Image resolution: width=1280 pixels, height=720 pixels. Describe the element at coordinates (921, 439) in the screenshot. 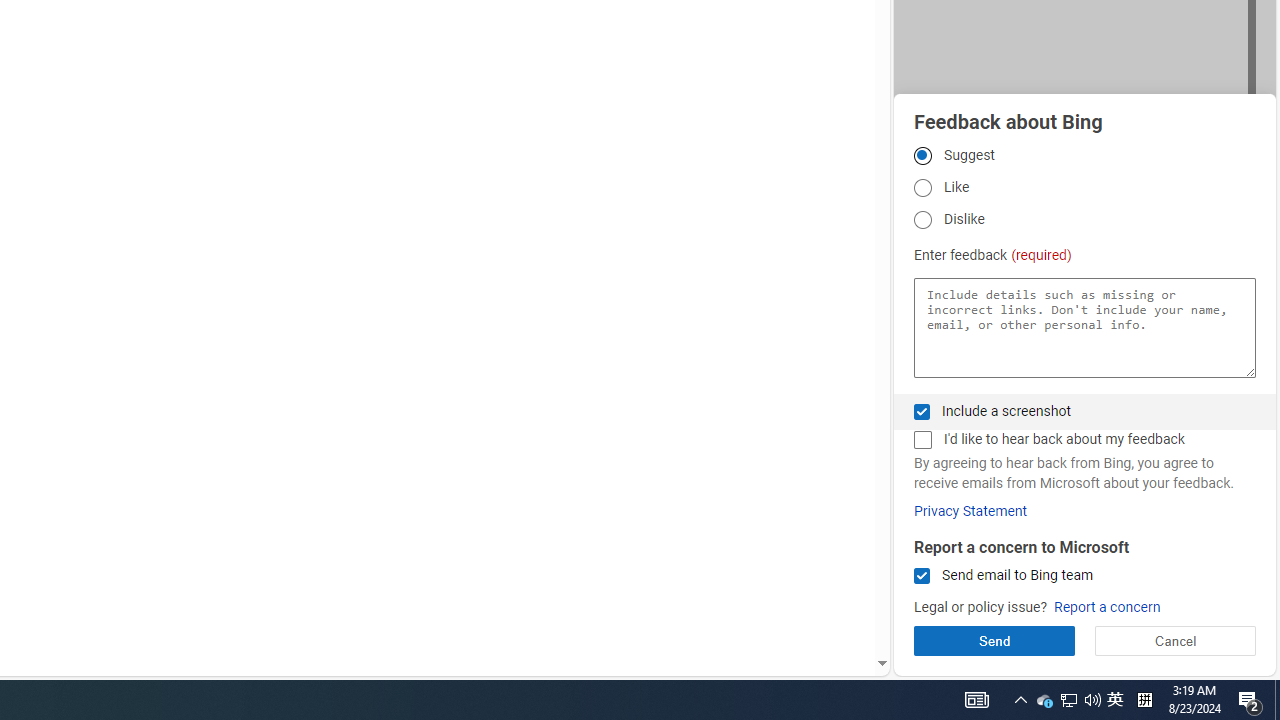

I see `'I'` at that location.